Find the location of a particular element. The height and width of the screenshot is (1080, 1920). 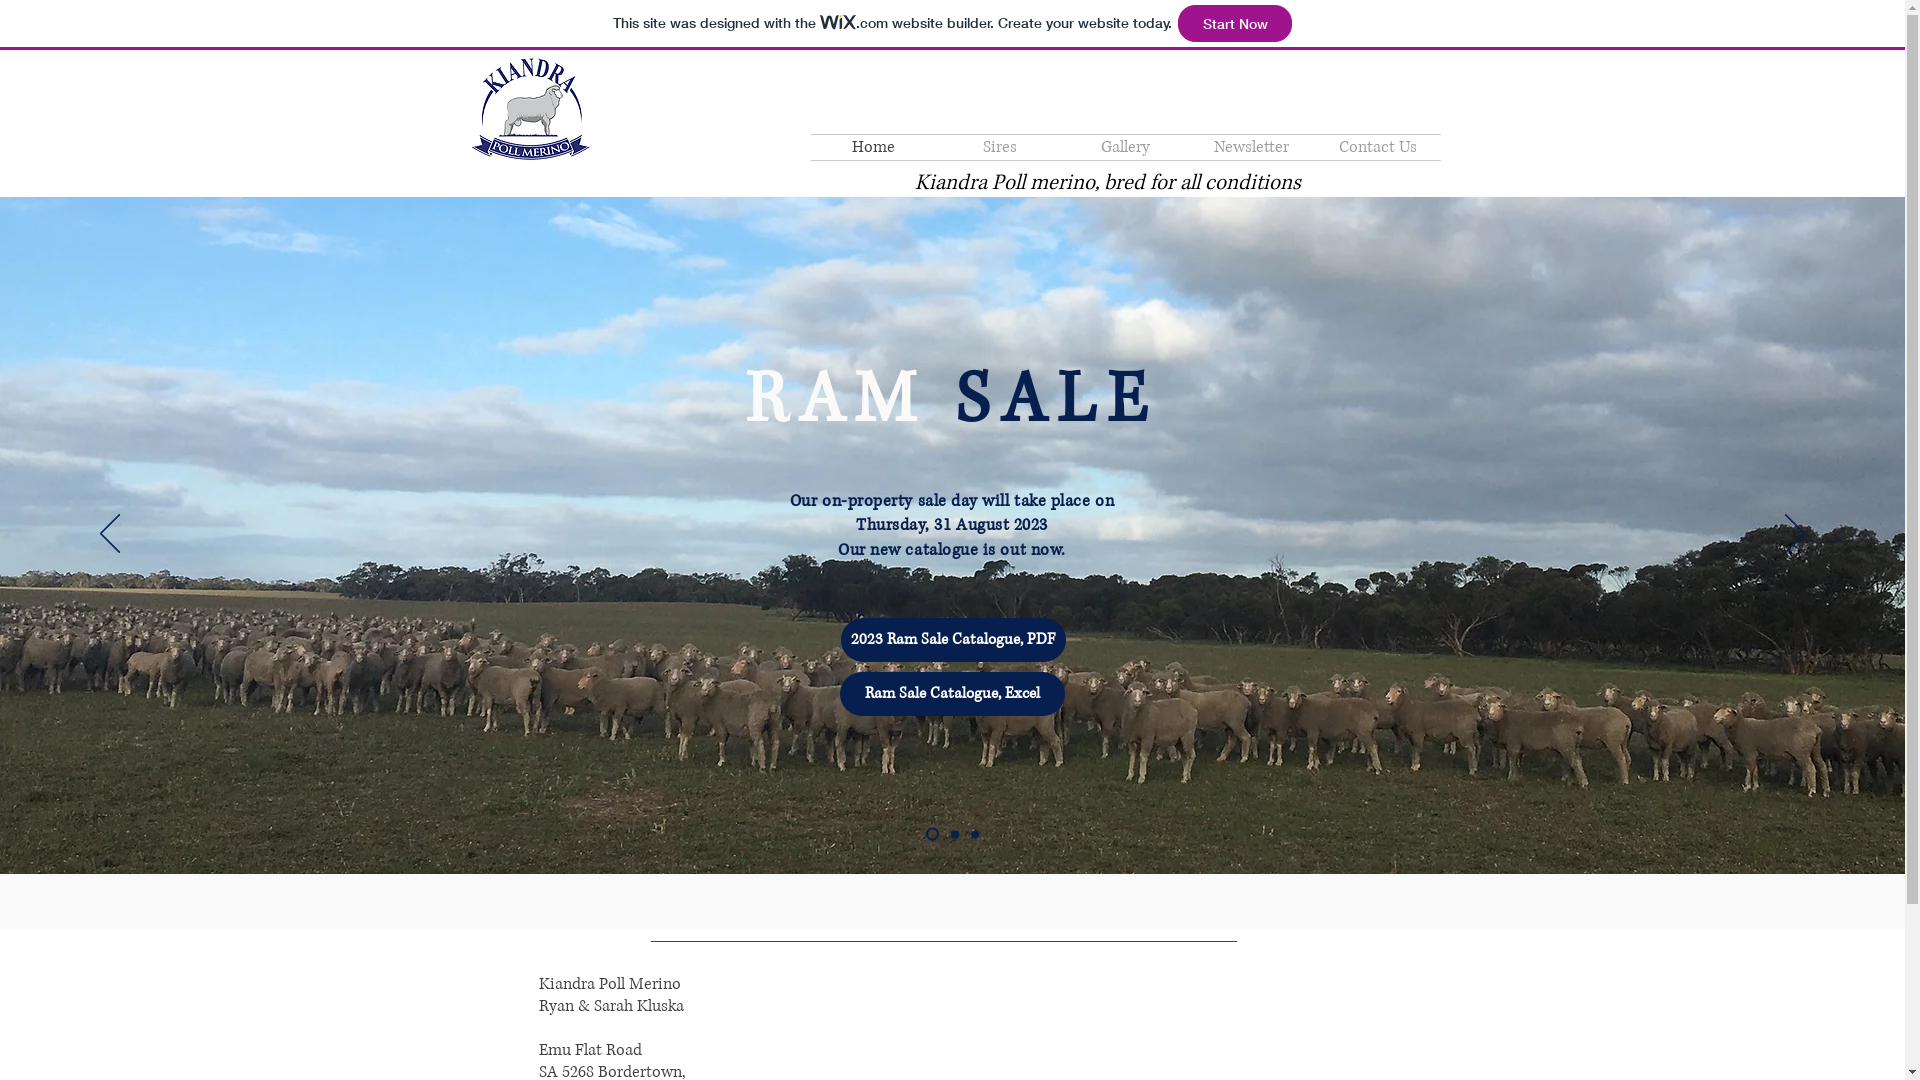

'Contact Us' is located at coordinates (1314, 146).